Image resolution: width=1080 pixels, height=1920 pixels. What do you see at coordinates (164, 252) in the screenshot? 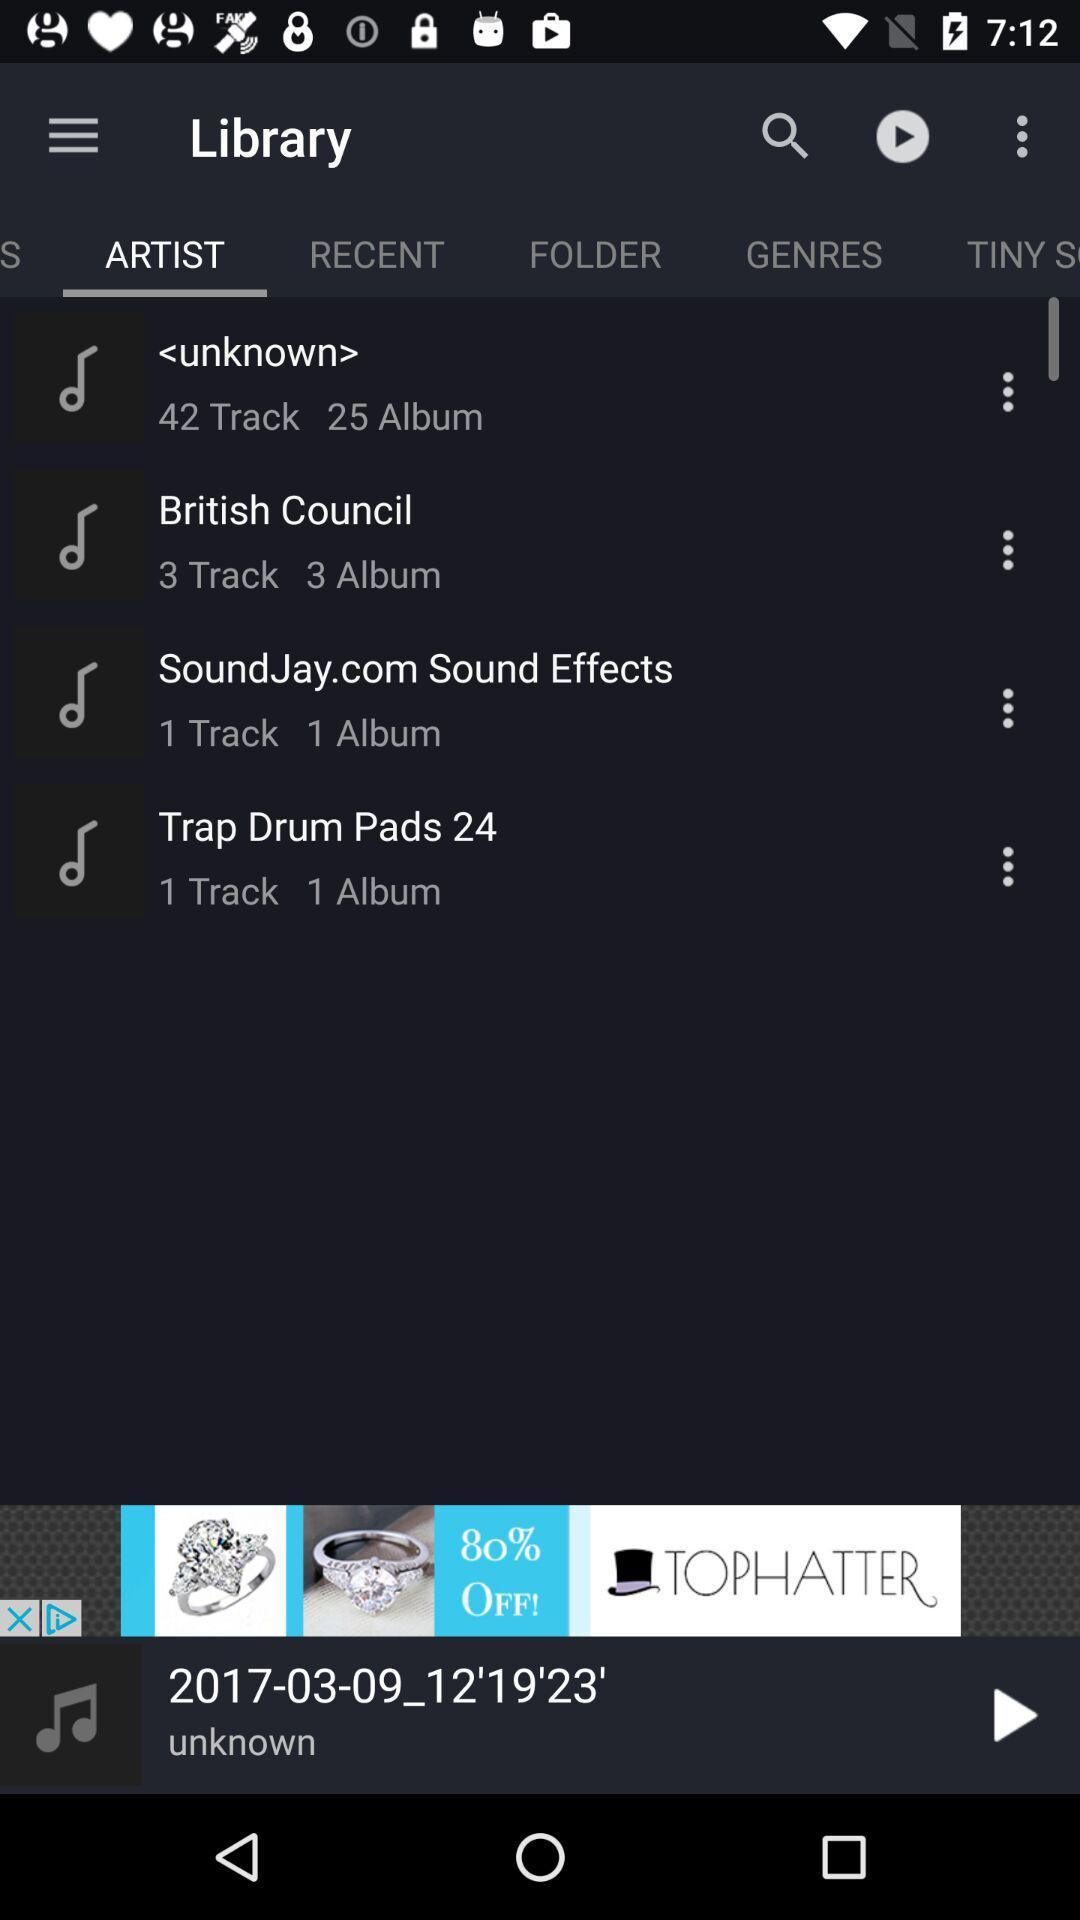
I see `the option artist on page` at bounding box center [164, 252].